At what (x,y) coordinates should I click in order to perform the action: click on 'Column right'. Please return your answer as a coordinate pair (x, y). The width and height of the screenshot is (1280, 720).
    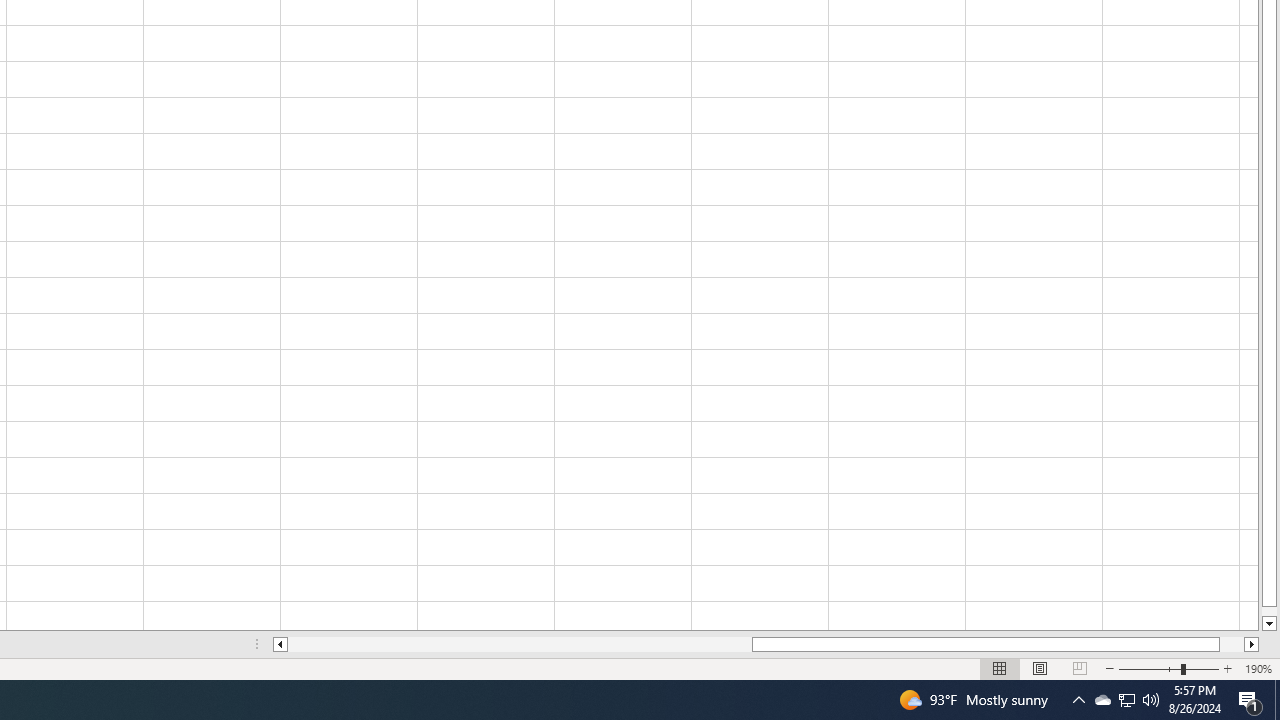
    Looking at the image, I should click on (1251, 644).